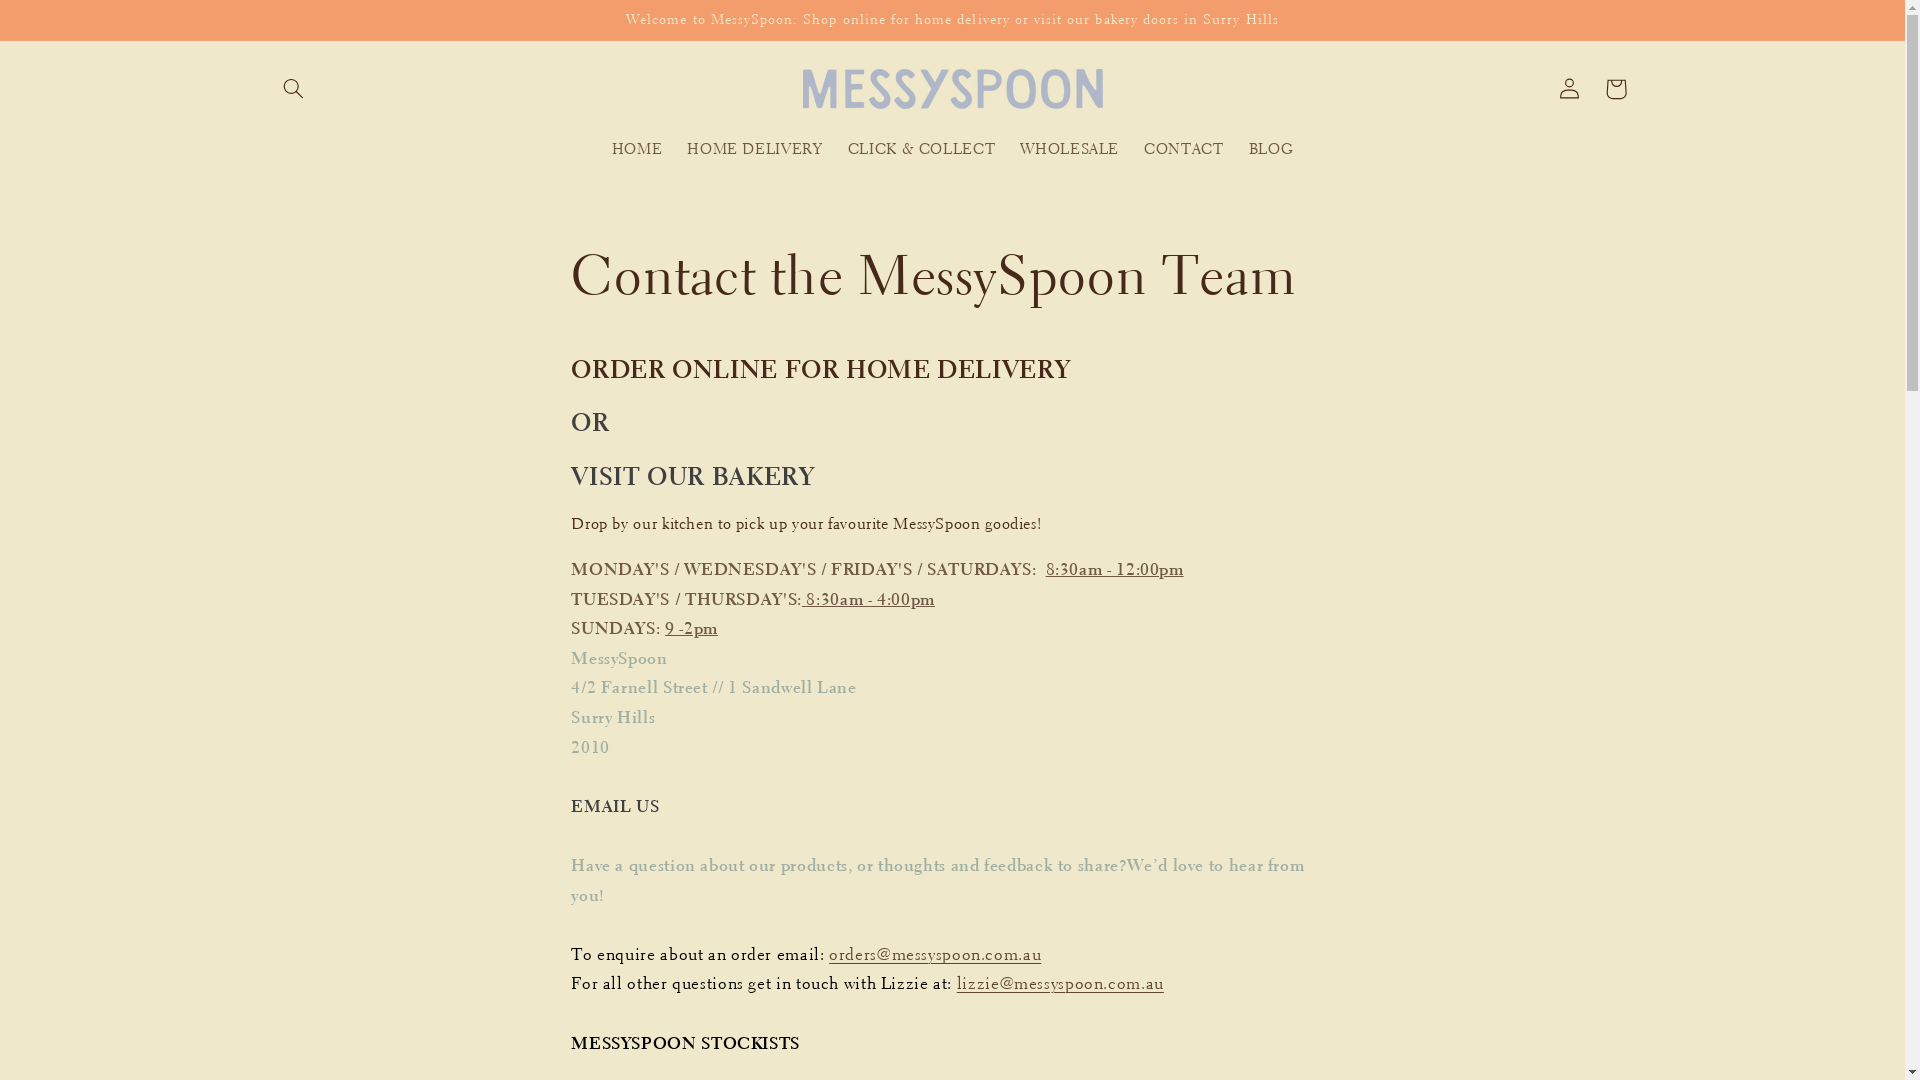 The height and width of the screenshot is (1080, 1920). What do you see at coordinates (753, 149) in the screenshot?
I see `'HOME DELIVERY'` at bounding box center [753, 149].